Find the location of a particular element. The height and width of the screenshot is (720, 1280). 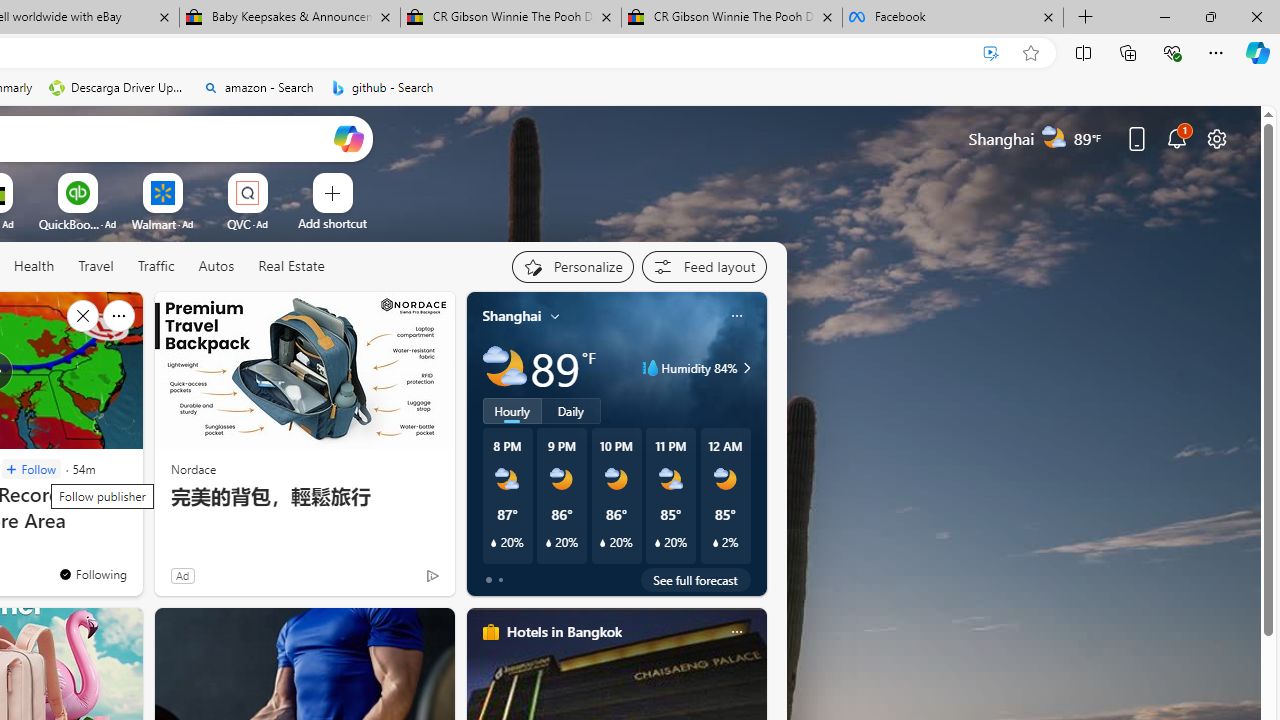

'Feed settings' is located at coordinates (704, 266).